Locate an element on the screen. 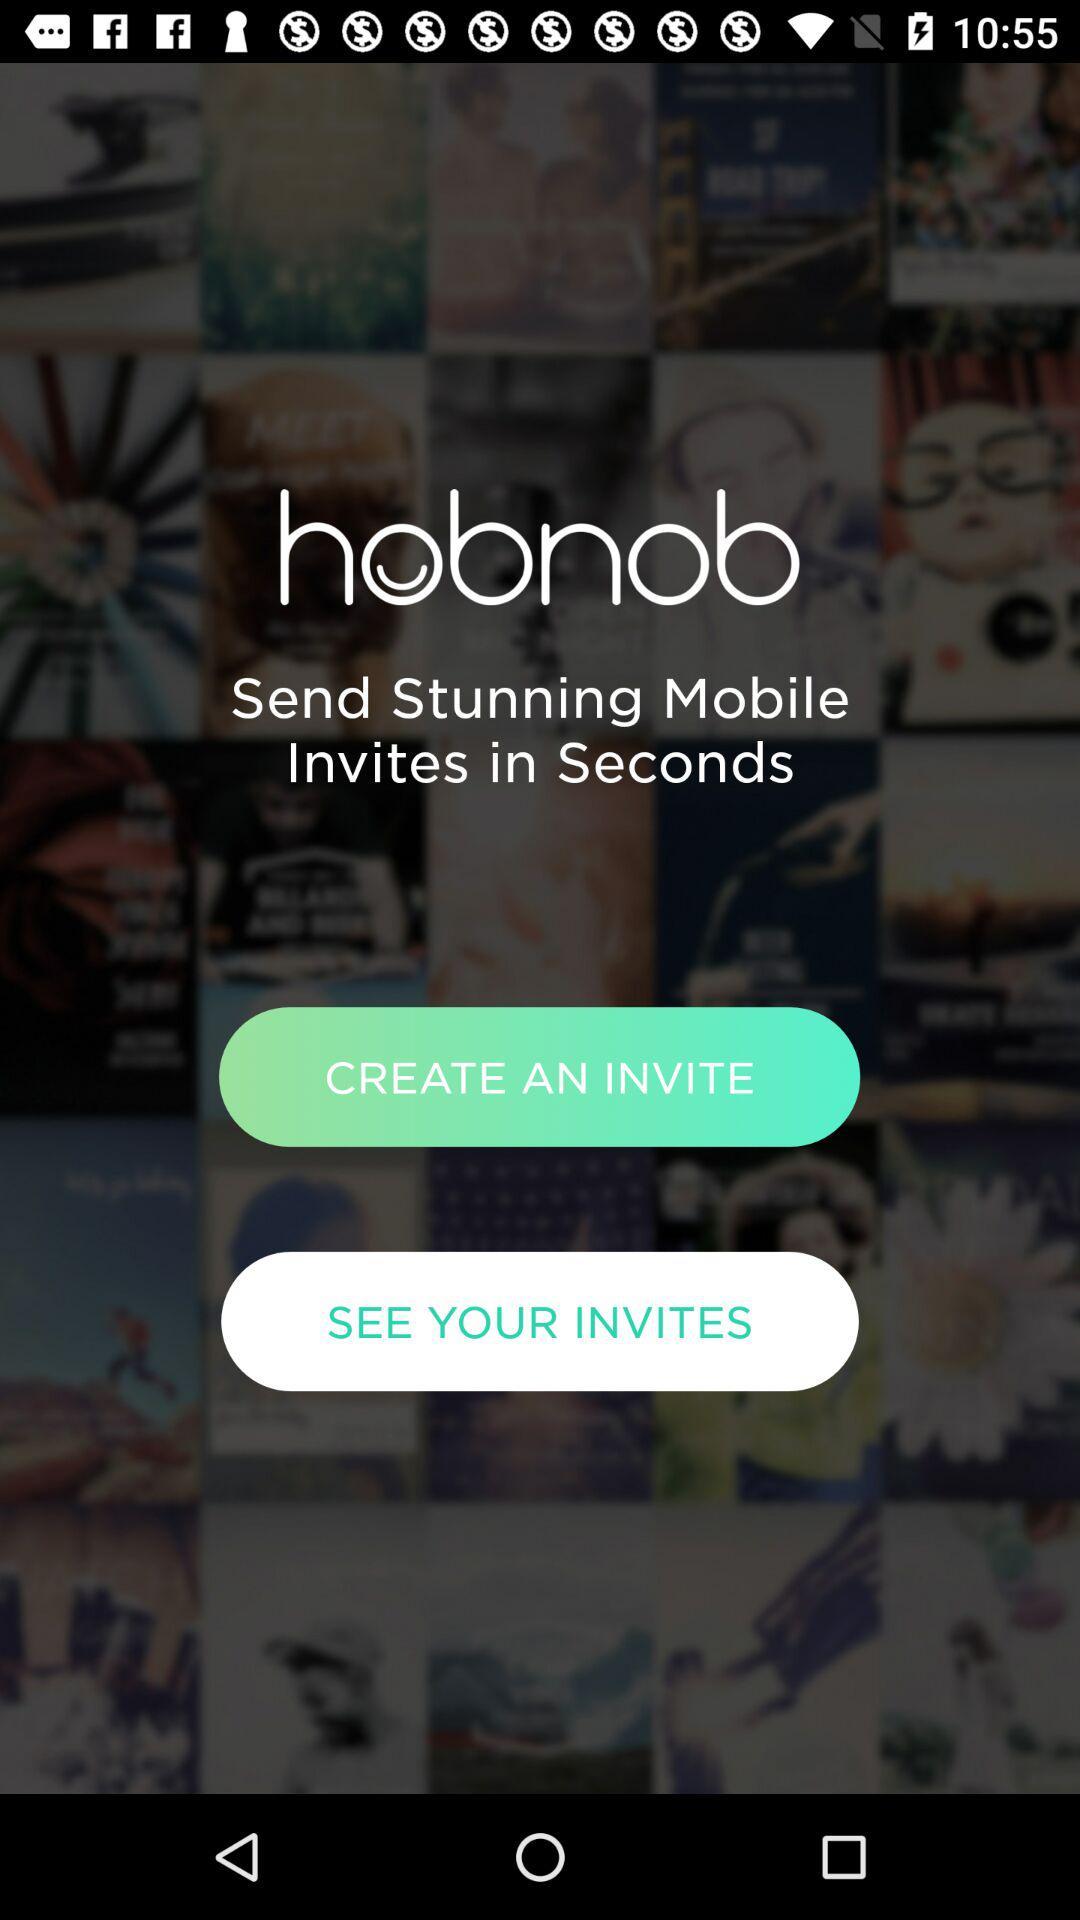 This screenshot has height=1920, width=1080. see your invites item is located at coordinates (540, 1321).